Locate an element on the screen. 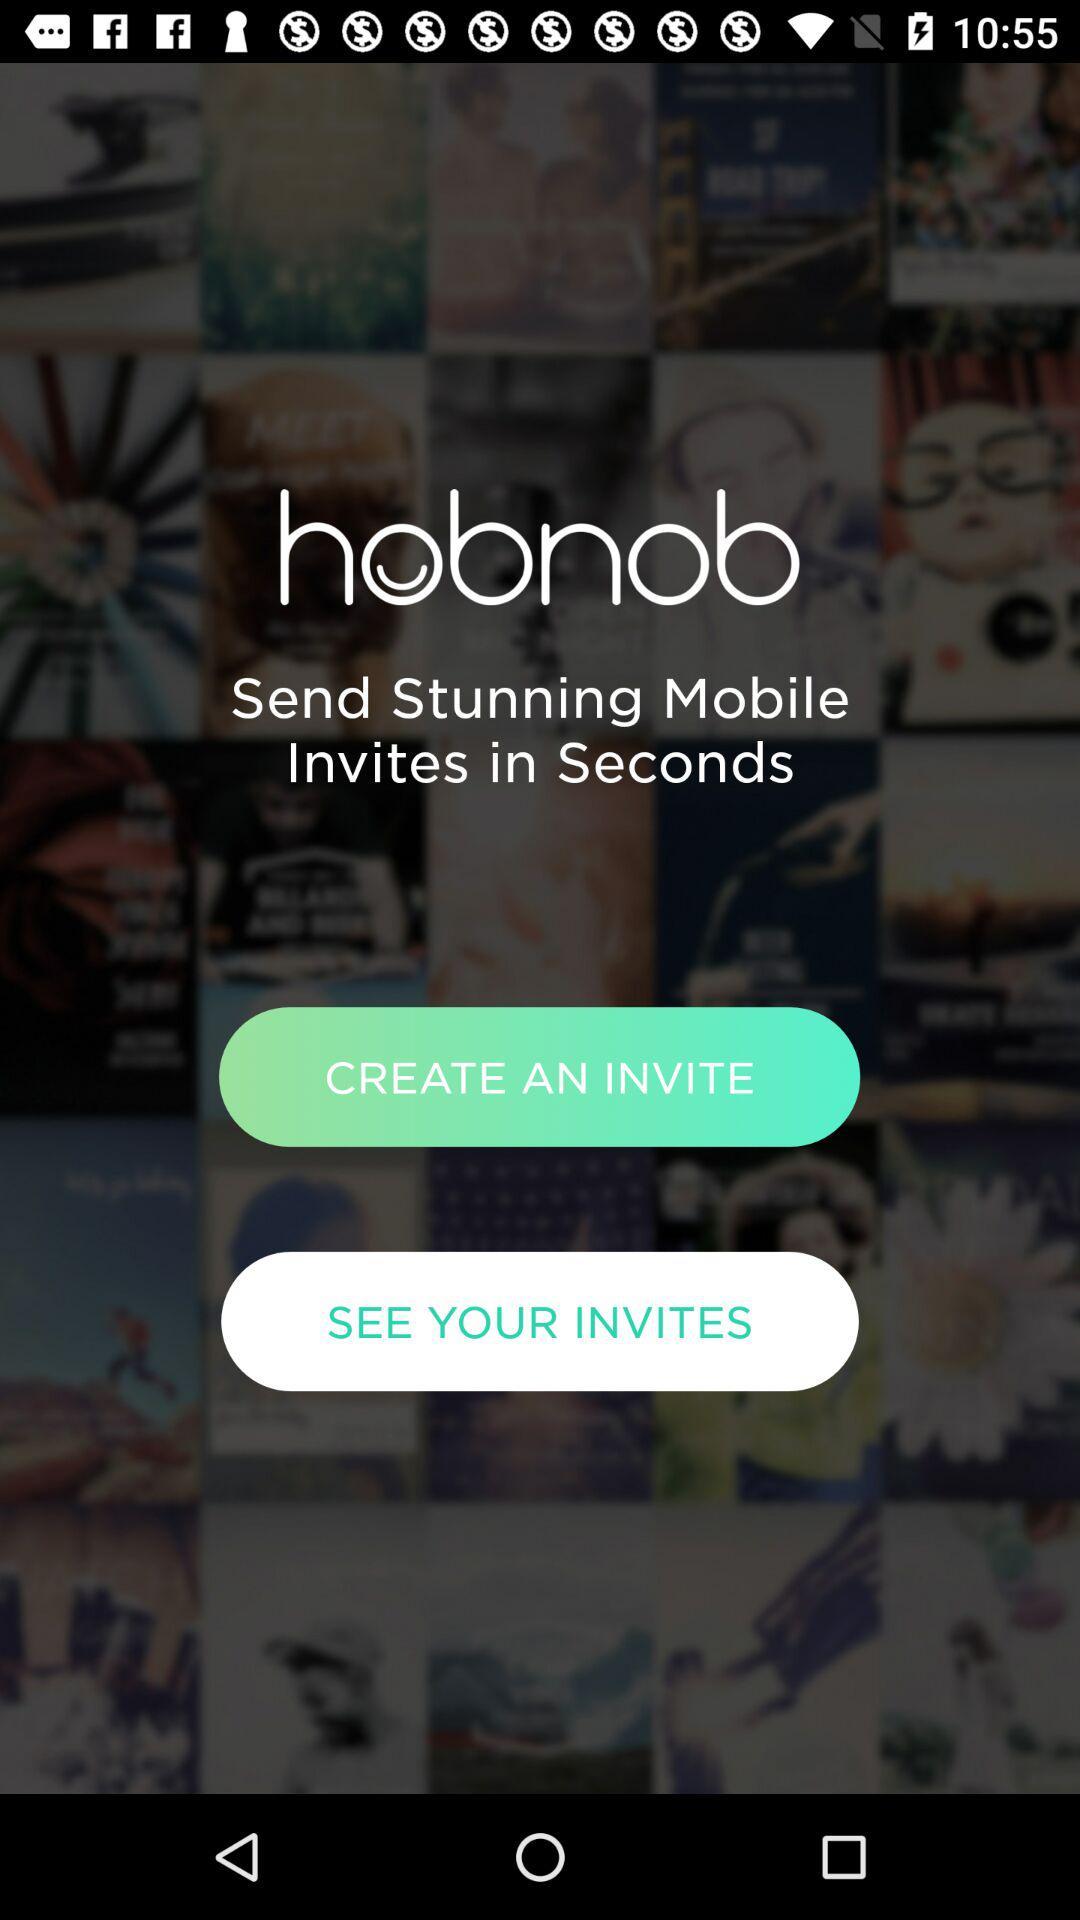 This screenshot has height=1920, width=1080. see your invites item is located at coordinates (540, 1321).